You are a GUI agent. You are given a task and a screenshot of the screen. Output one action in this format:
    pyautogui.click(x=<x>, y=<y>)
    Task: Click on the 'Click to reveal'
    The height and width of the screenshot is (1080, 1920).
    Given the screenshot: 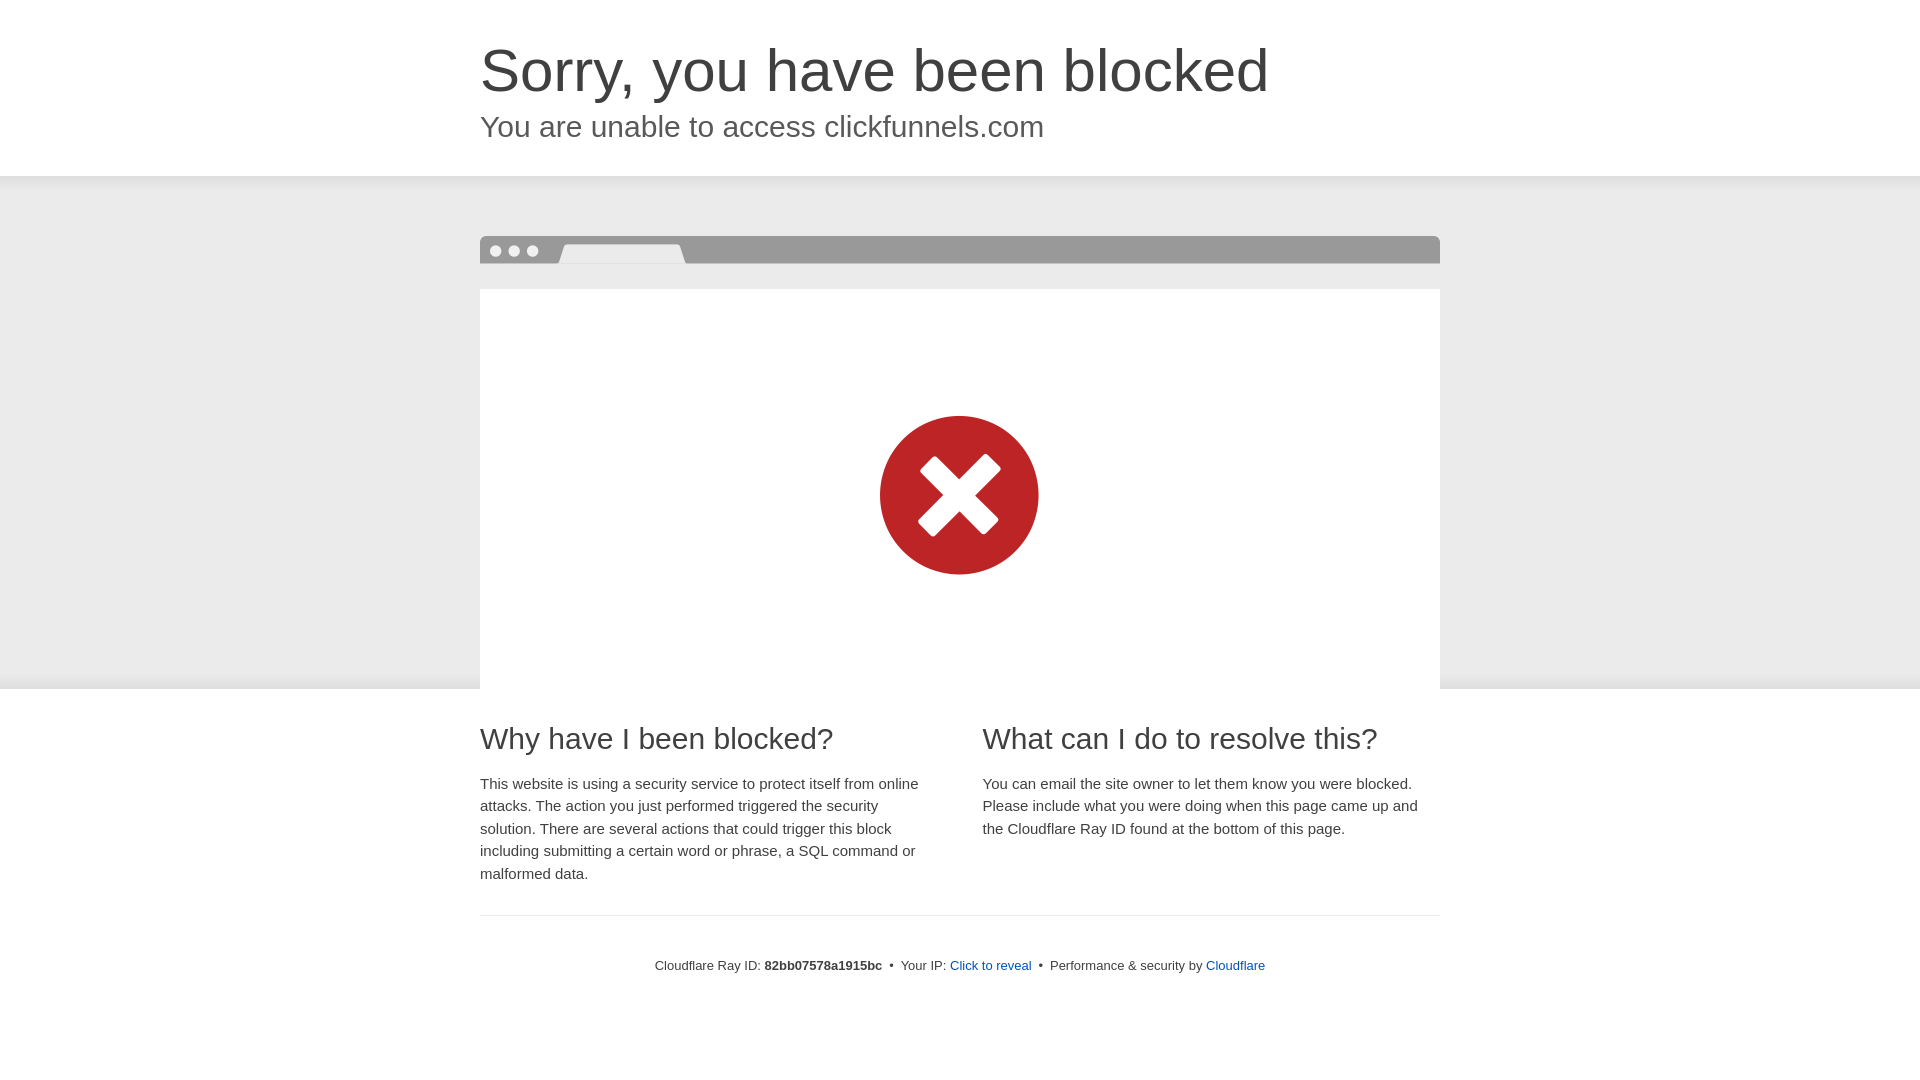 What is the action you would take?
    pyautogui.click(x=990, y=964)
    